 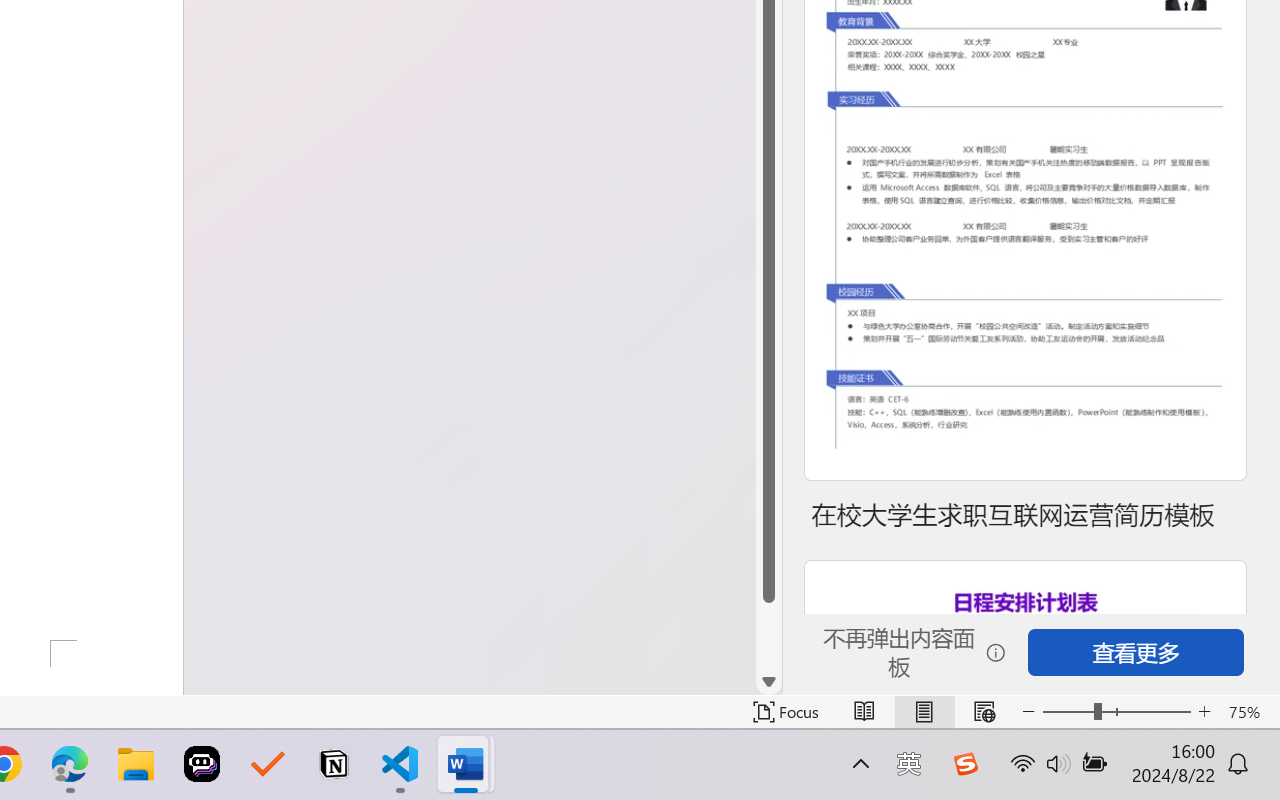 What do you see at coordinates (1115, 711) in the screenshot?
I see `'Zoom'` at bounding box center [1115, 711].